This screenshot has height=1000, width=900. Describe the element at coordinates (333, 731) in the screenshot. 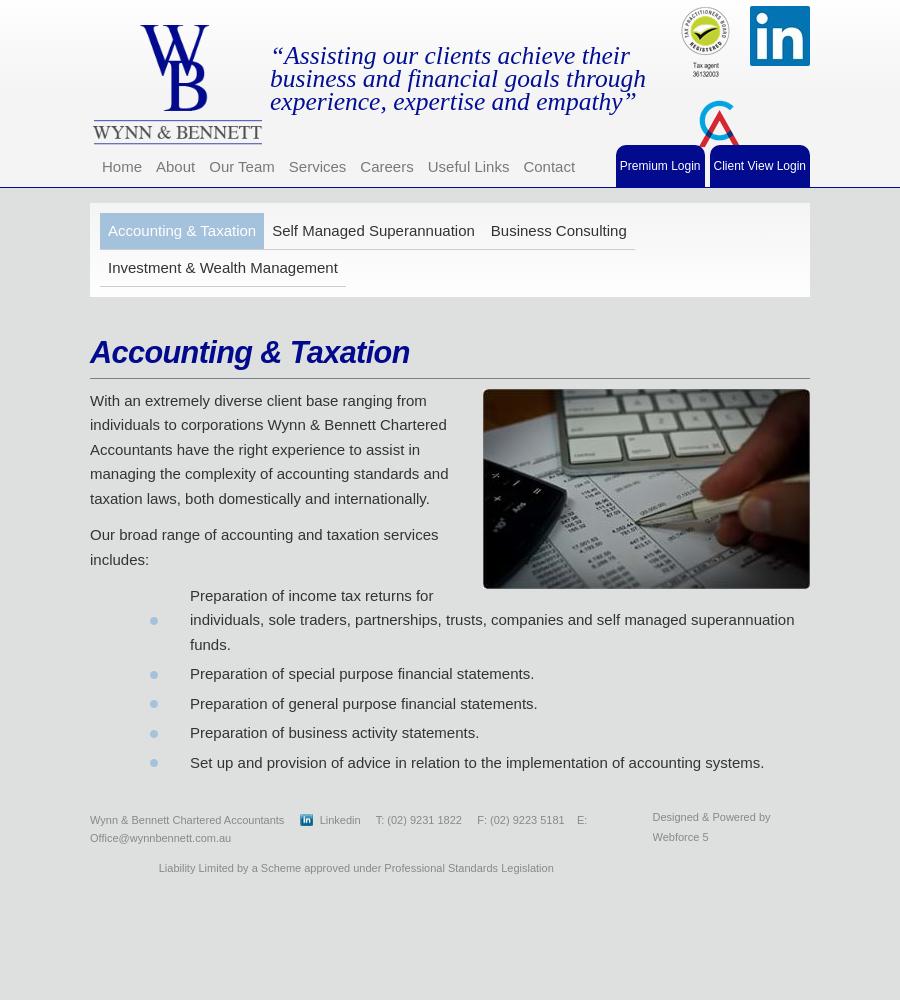

I see `'Preparation of business activity statements.'` at that location.